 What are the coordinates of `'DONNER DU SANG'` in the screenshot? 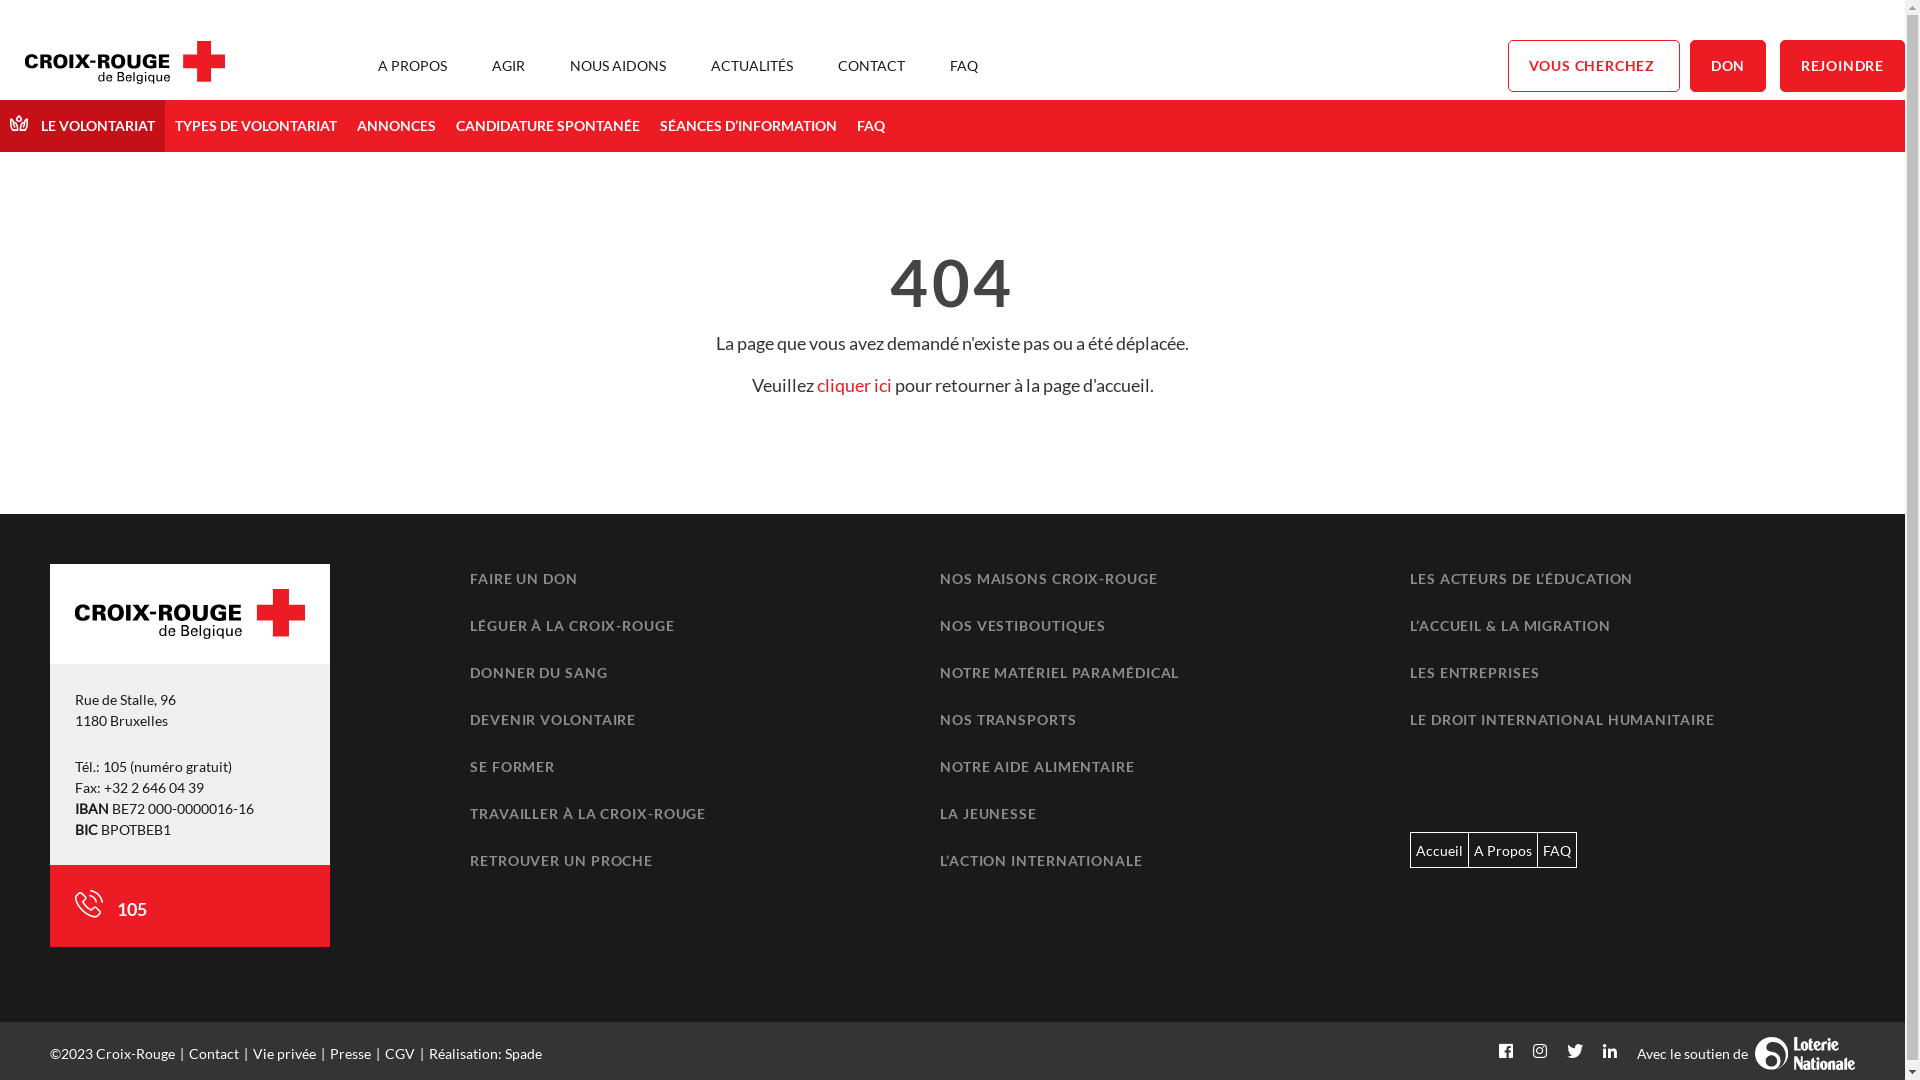 It's located at (538, 672).